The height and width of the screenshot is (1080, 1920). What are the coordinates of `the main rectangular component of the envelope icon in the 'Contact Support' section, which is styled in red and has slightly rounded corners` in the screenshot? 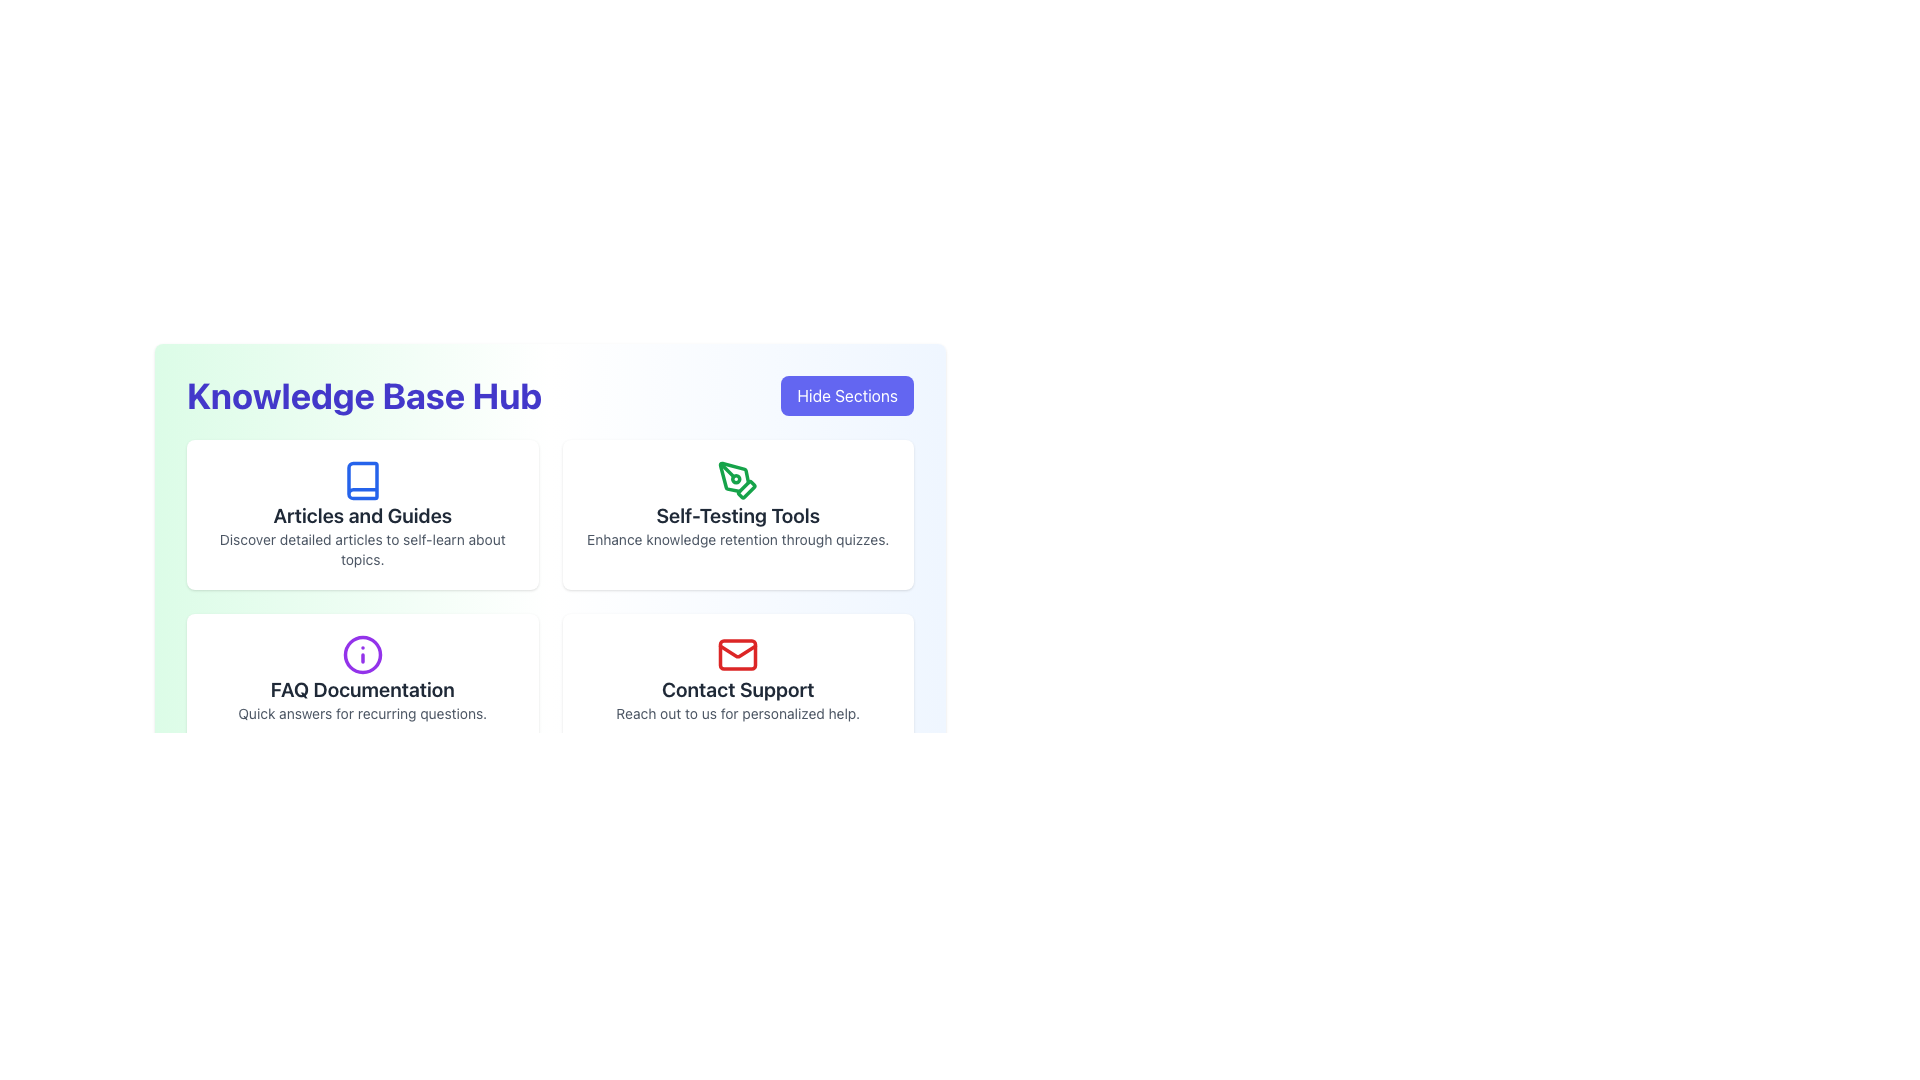 It's located at (737, 655).